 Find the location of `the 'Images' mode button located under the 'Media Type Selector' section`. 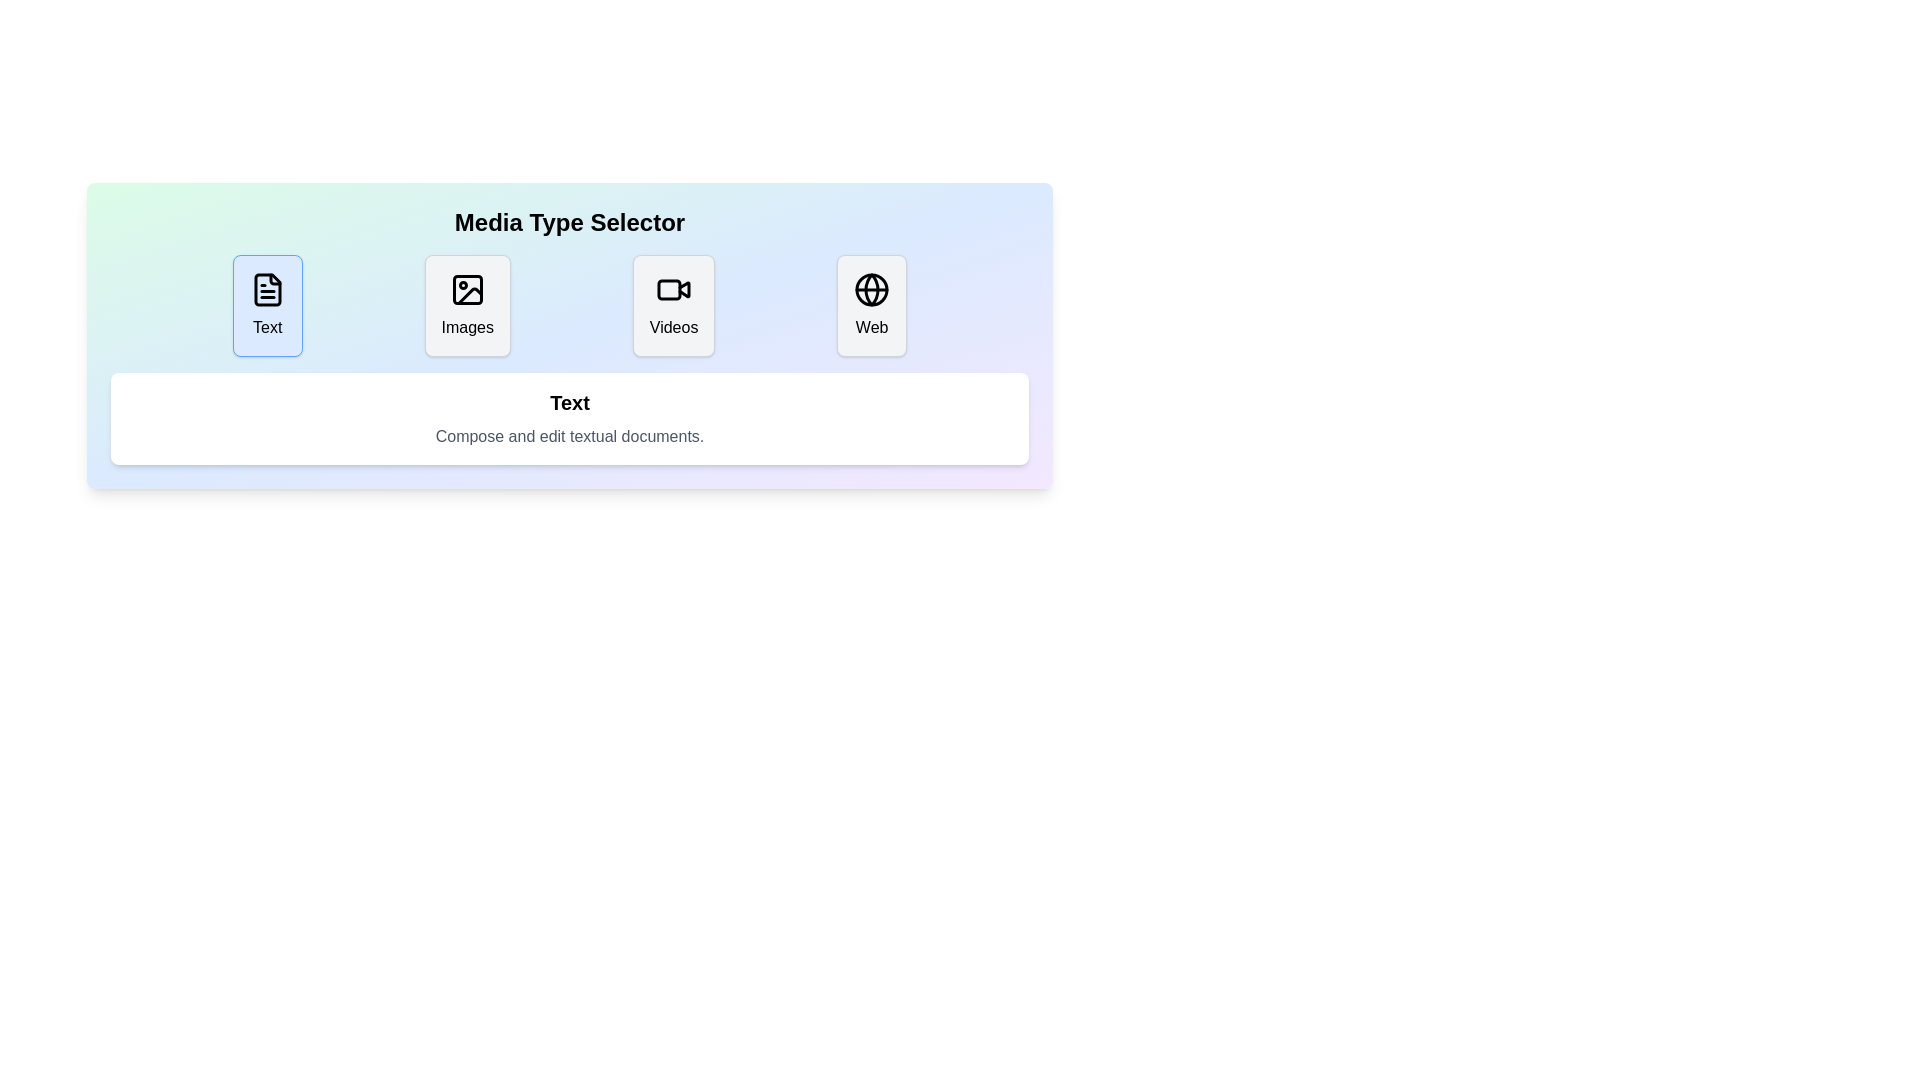

the 'Images' mode button located under the 'Media Type Selector' section is located at coordinates (466, 305).